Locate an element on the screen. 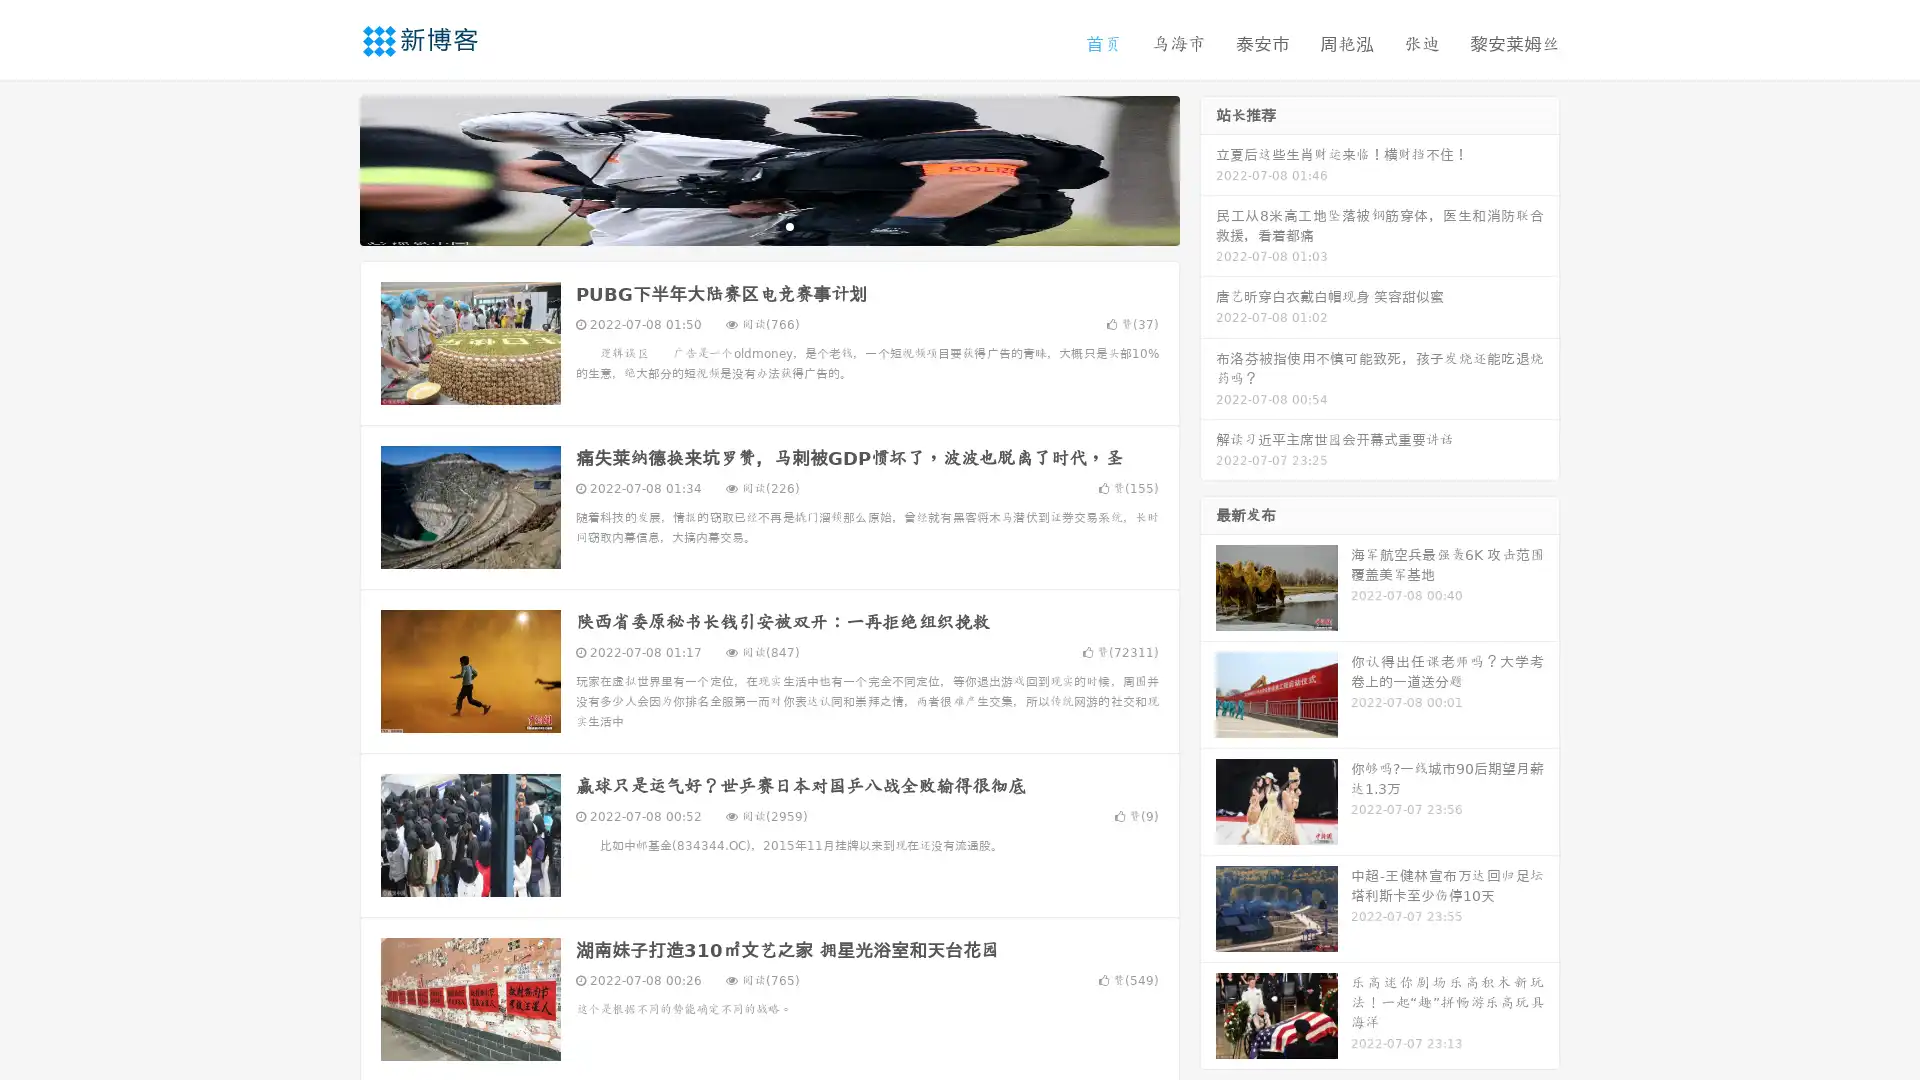  Go to slide 1 is located at coordinates (748, 225).